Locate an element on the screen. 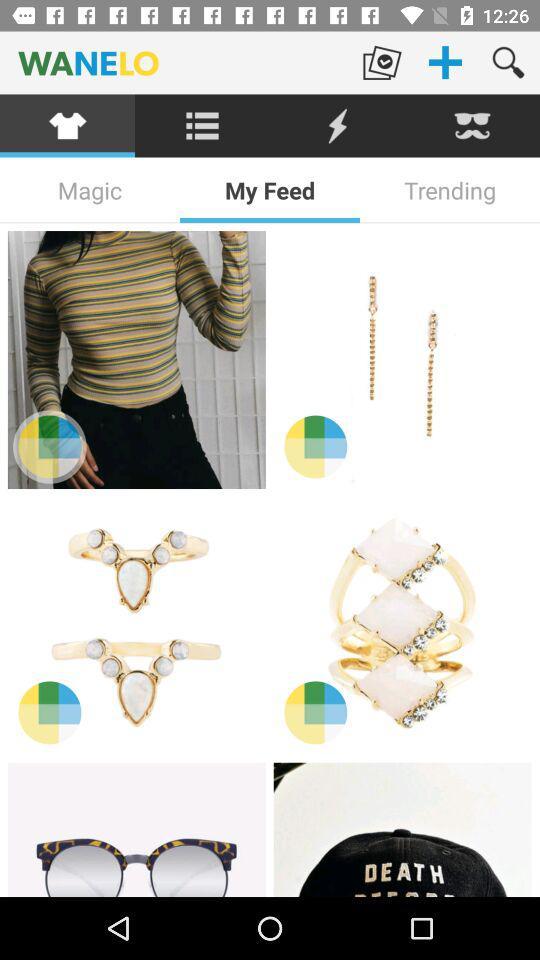 This screenshot has width=540, height=960. the item next to trending is located at coordinates (270, 190).